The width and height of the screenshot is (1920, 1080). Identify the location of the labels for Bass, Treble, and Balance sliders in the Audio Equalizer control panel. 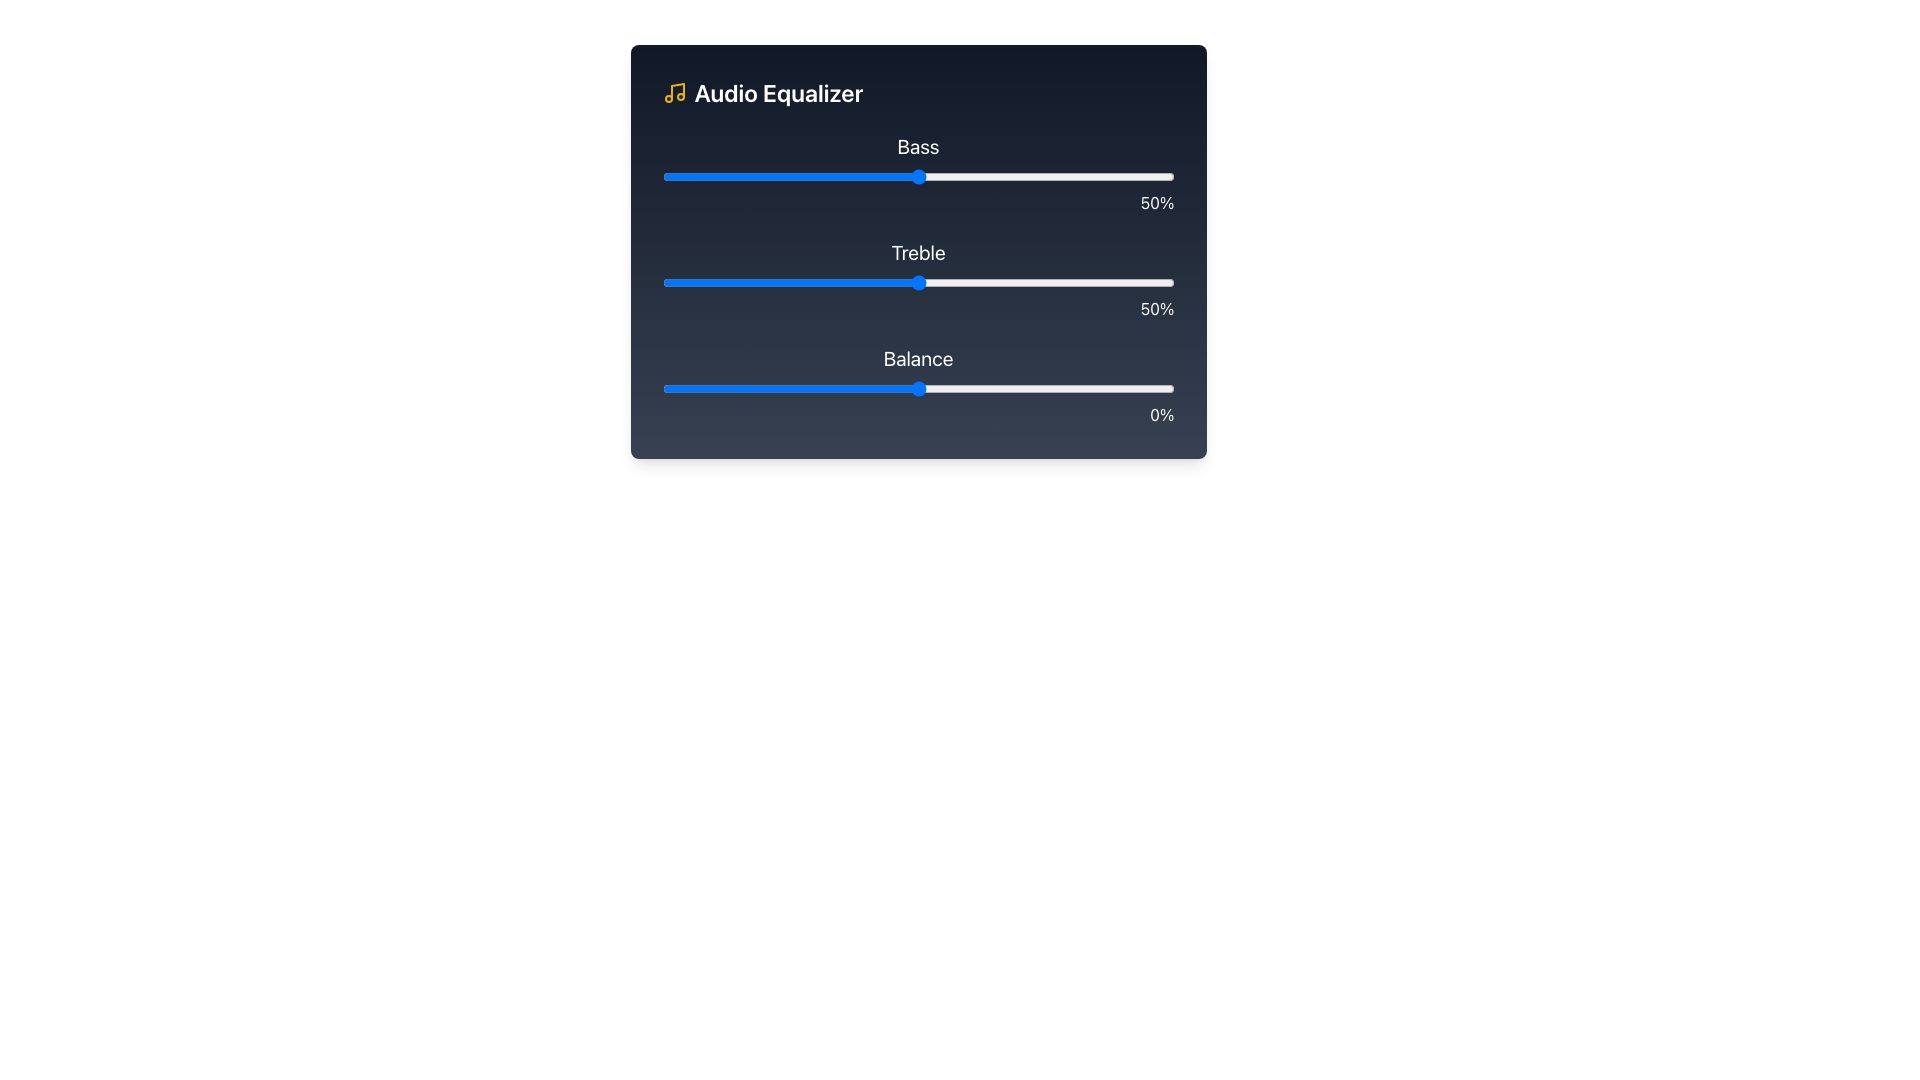
(917, 250).